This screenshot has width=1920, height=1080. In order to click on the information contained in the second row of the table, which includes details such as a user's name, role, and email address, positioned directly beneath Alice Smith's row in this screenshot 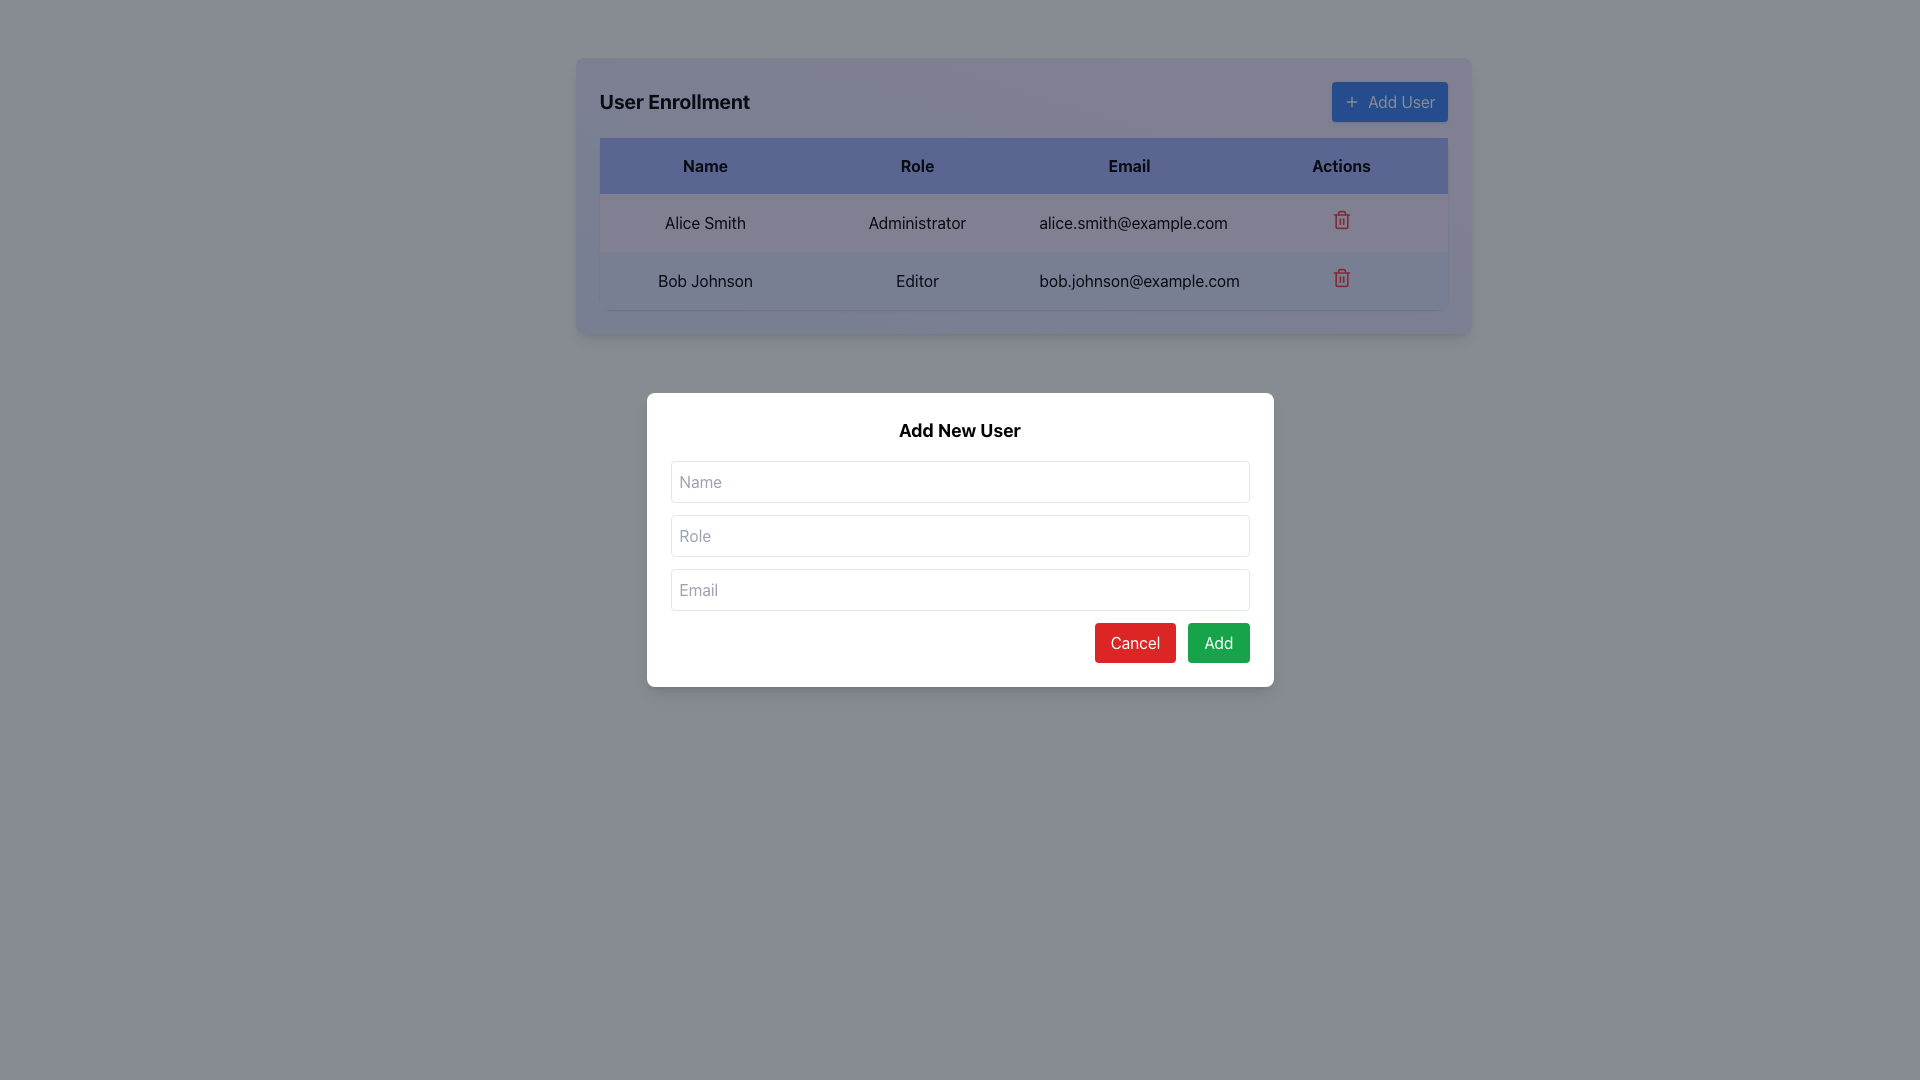, I will do `click(1023, 250)`.